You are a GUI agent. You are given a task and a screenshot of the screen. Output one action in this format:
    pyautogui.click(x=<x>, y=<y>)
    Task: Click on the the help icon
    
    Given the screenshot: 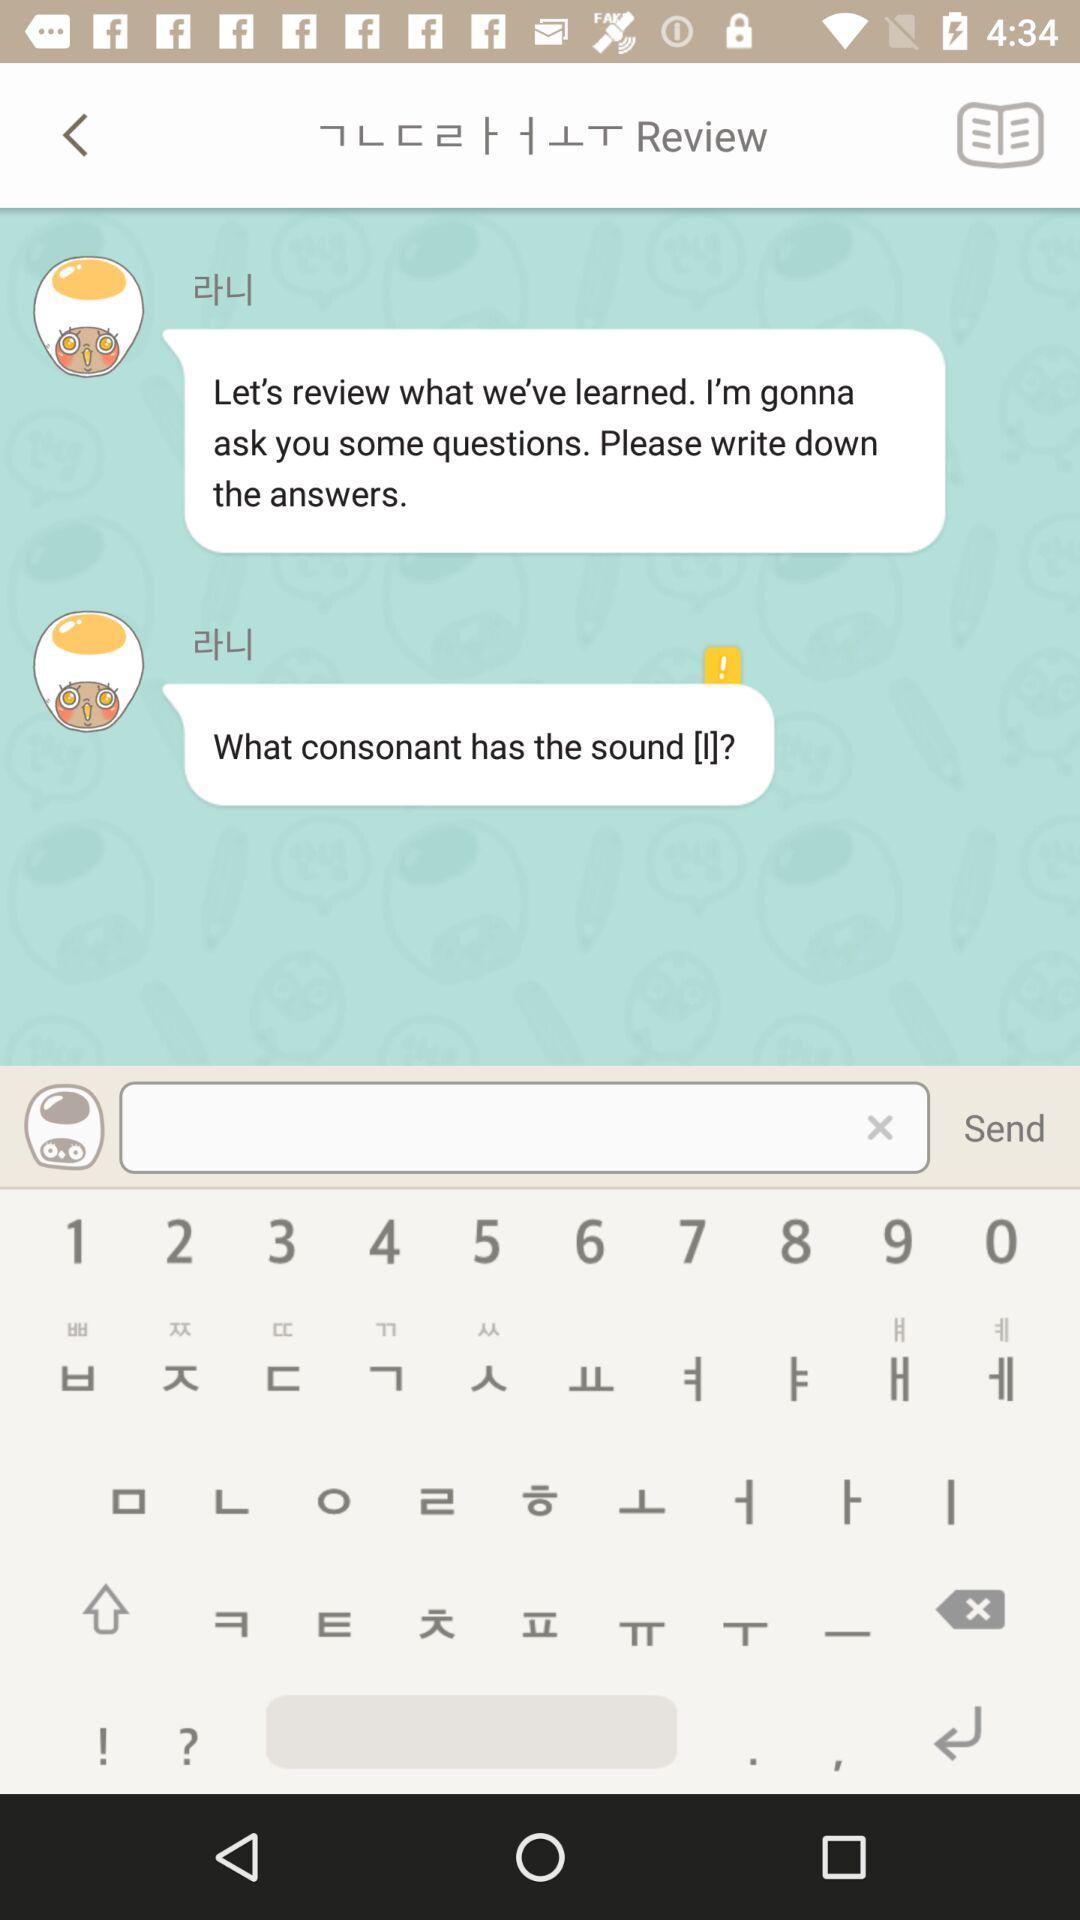 What is the action you would take?
    pyautogui.click(x=189, y=1731)
    